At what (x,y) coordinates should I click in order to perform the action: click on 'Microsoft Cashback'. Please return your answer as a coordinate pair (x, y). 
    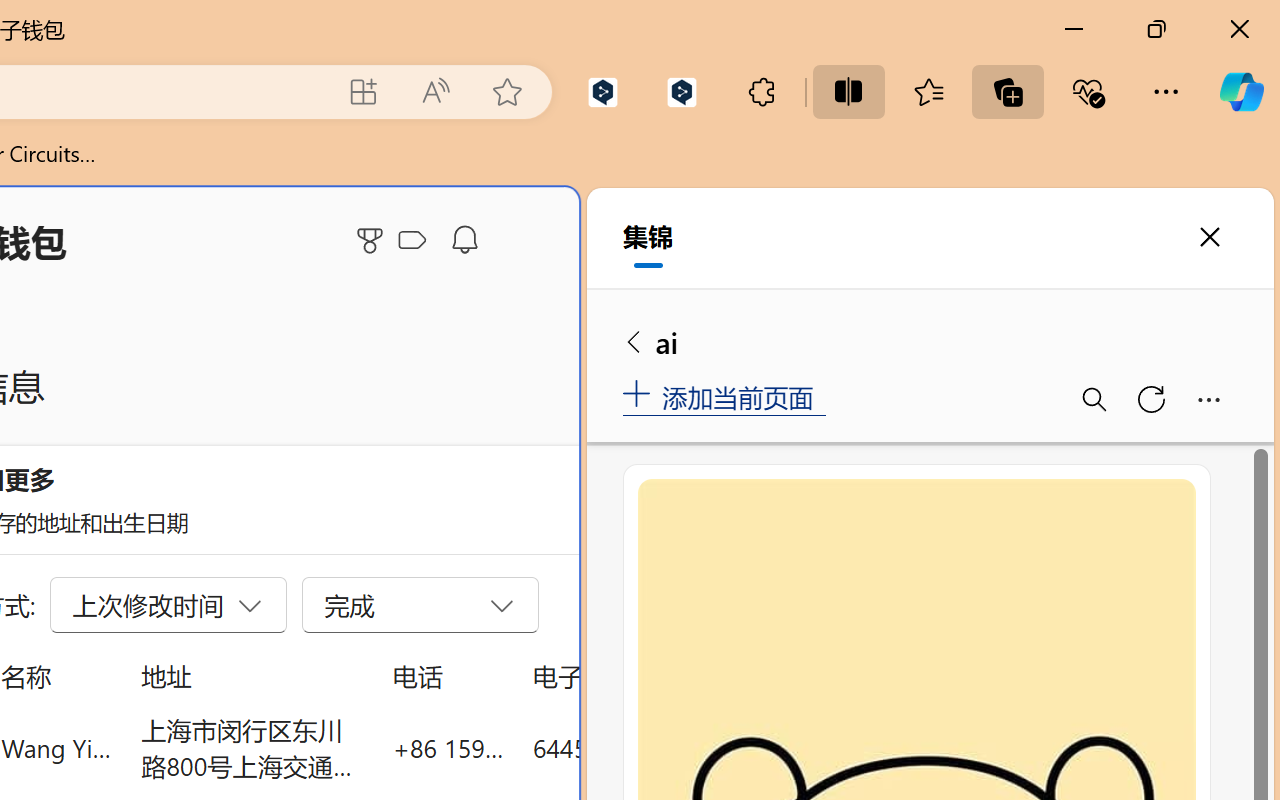
    Looking at the image, I should click on (415, 240).